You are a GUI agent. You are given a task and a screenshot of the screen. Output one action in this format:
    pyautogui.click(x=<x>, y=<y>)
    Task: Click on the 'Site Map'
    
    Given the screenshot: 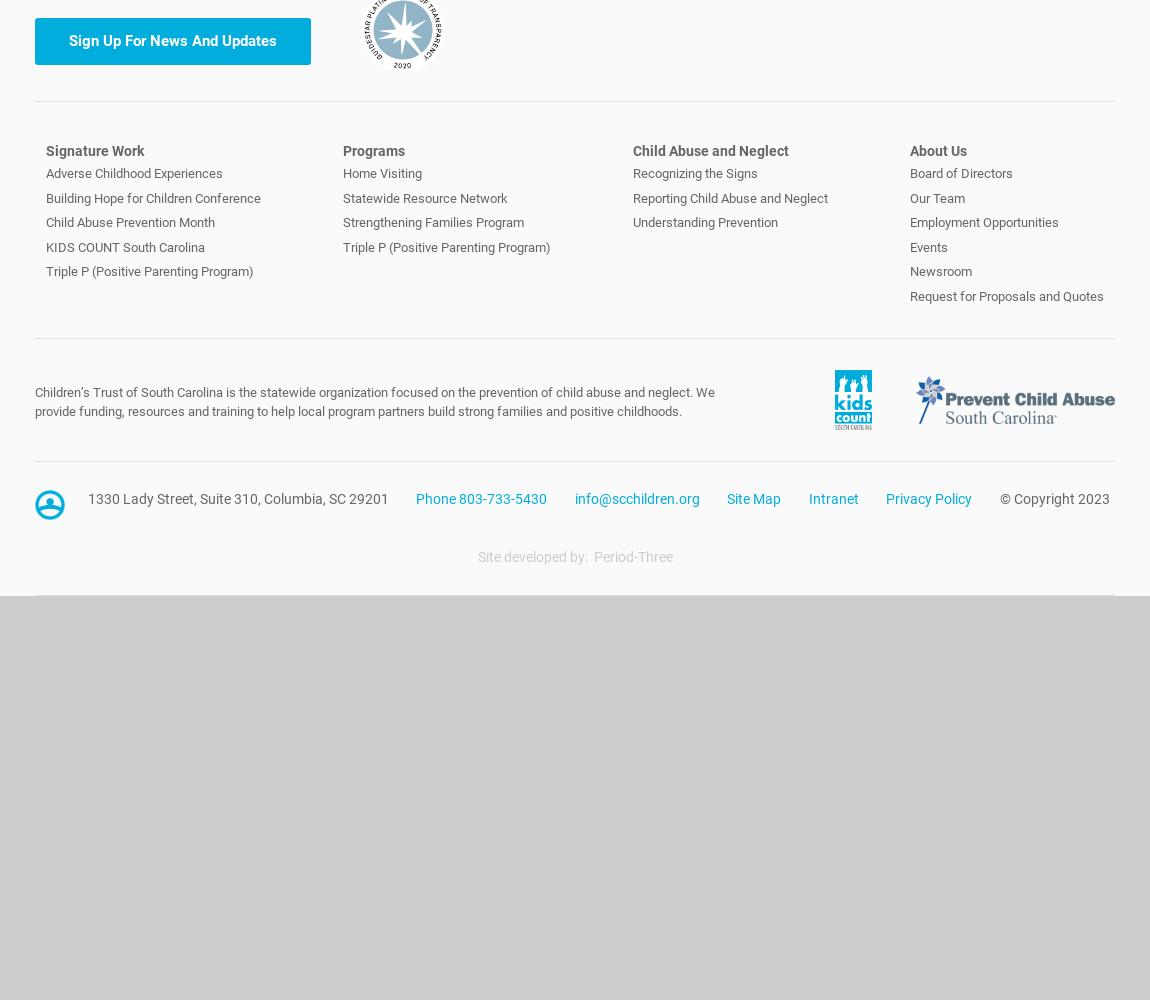 What is the action you would take?
    pyautogui.click(x=753, y=498)
    